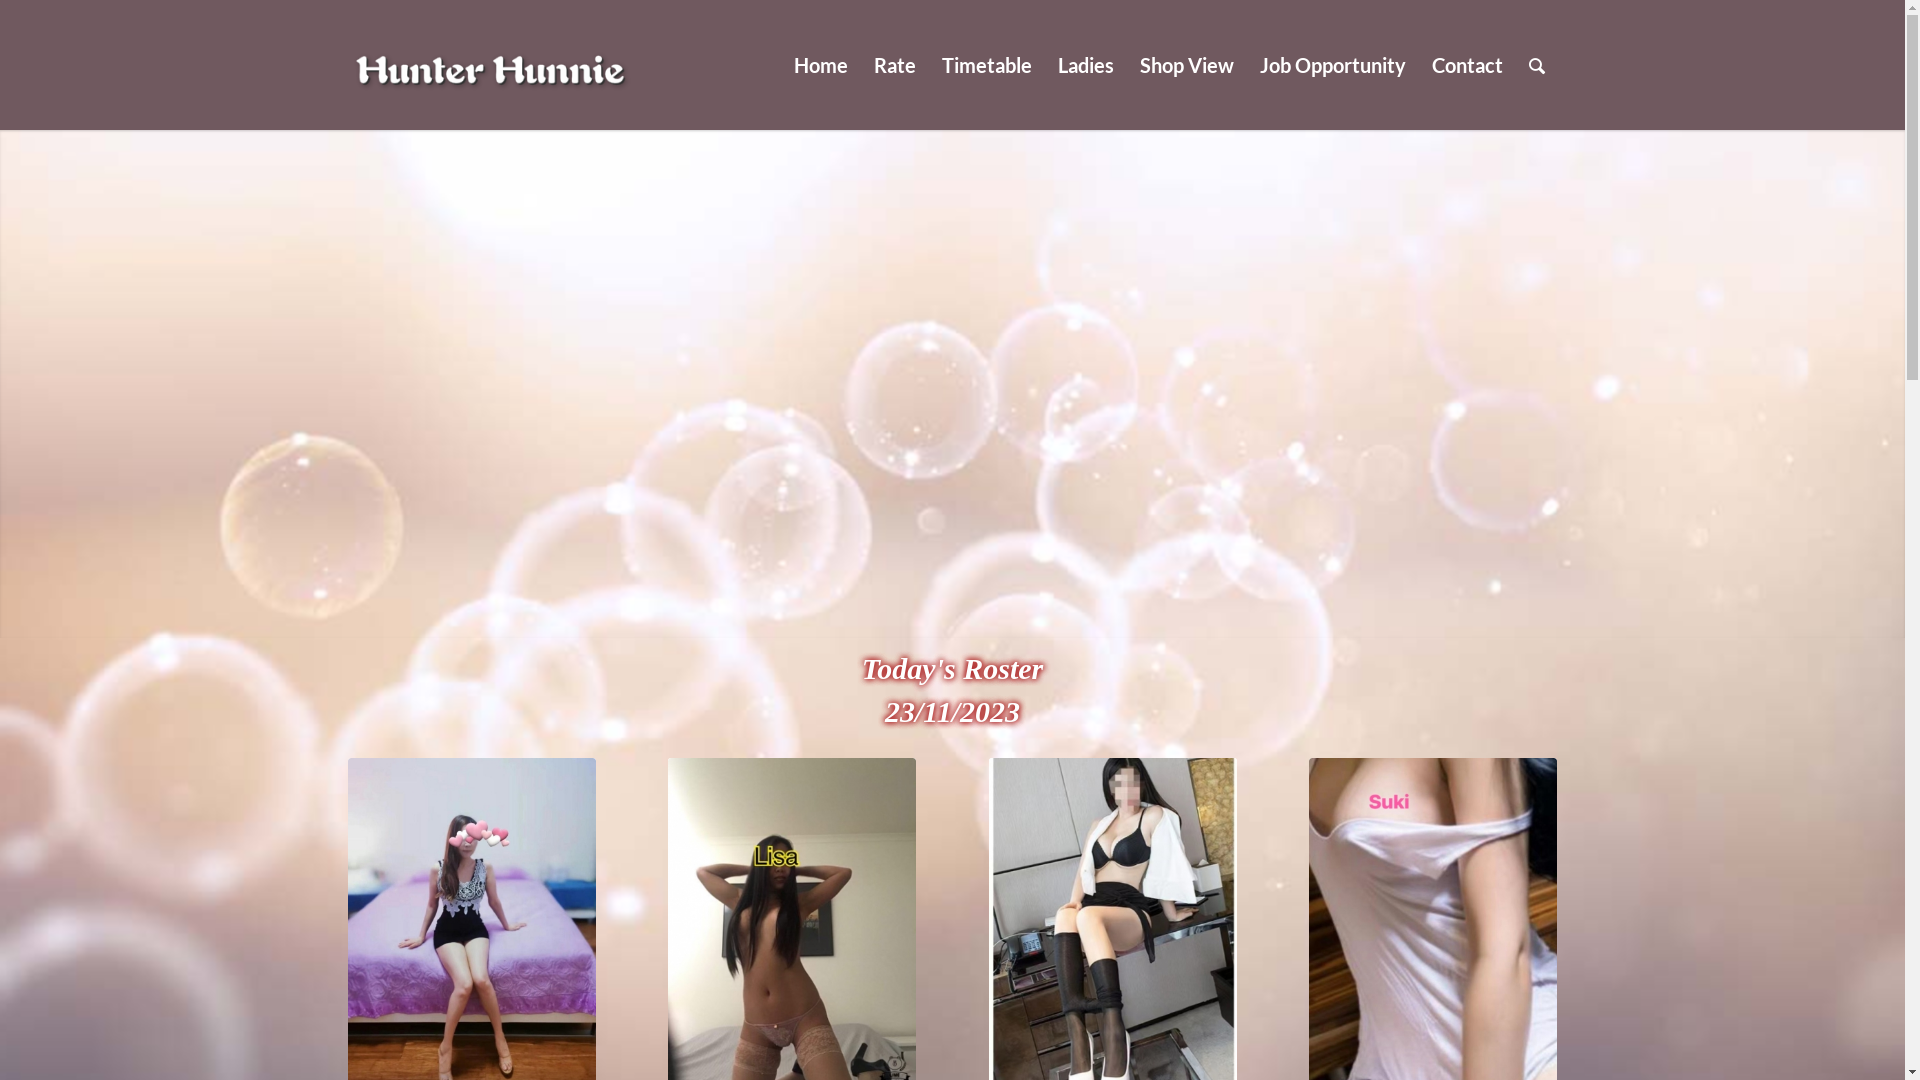 The width and height of the screenshot is (1920, 1080). Describe the element at coordinates (820, 64) in the screenshot. I see `'Home'` at that location.